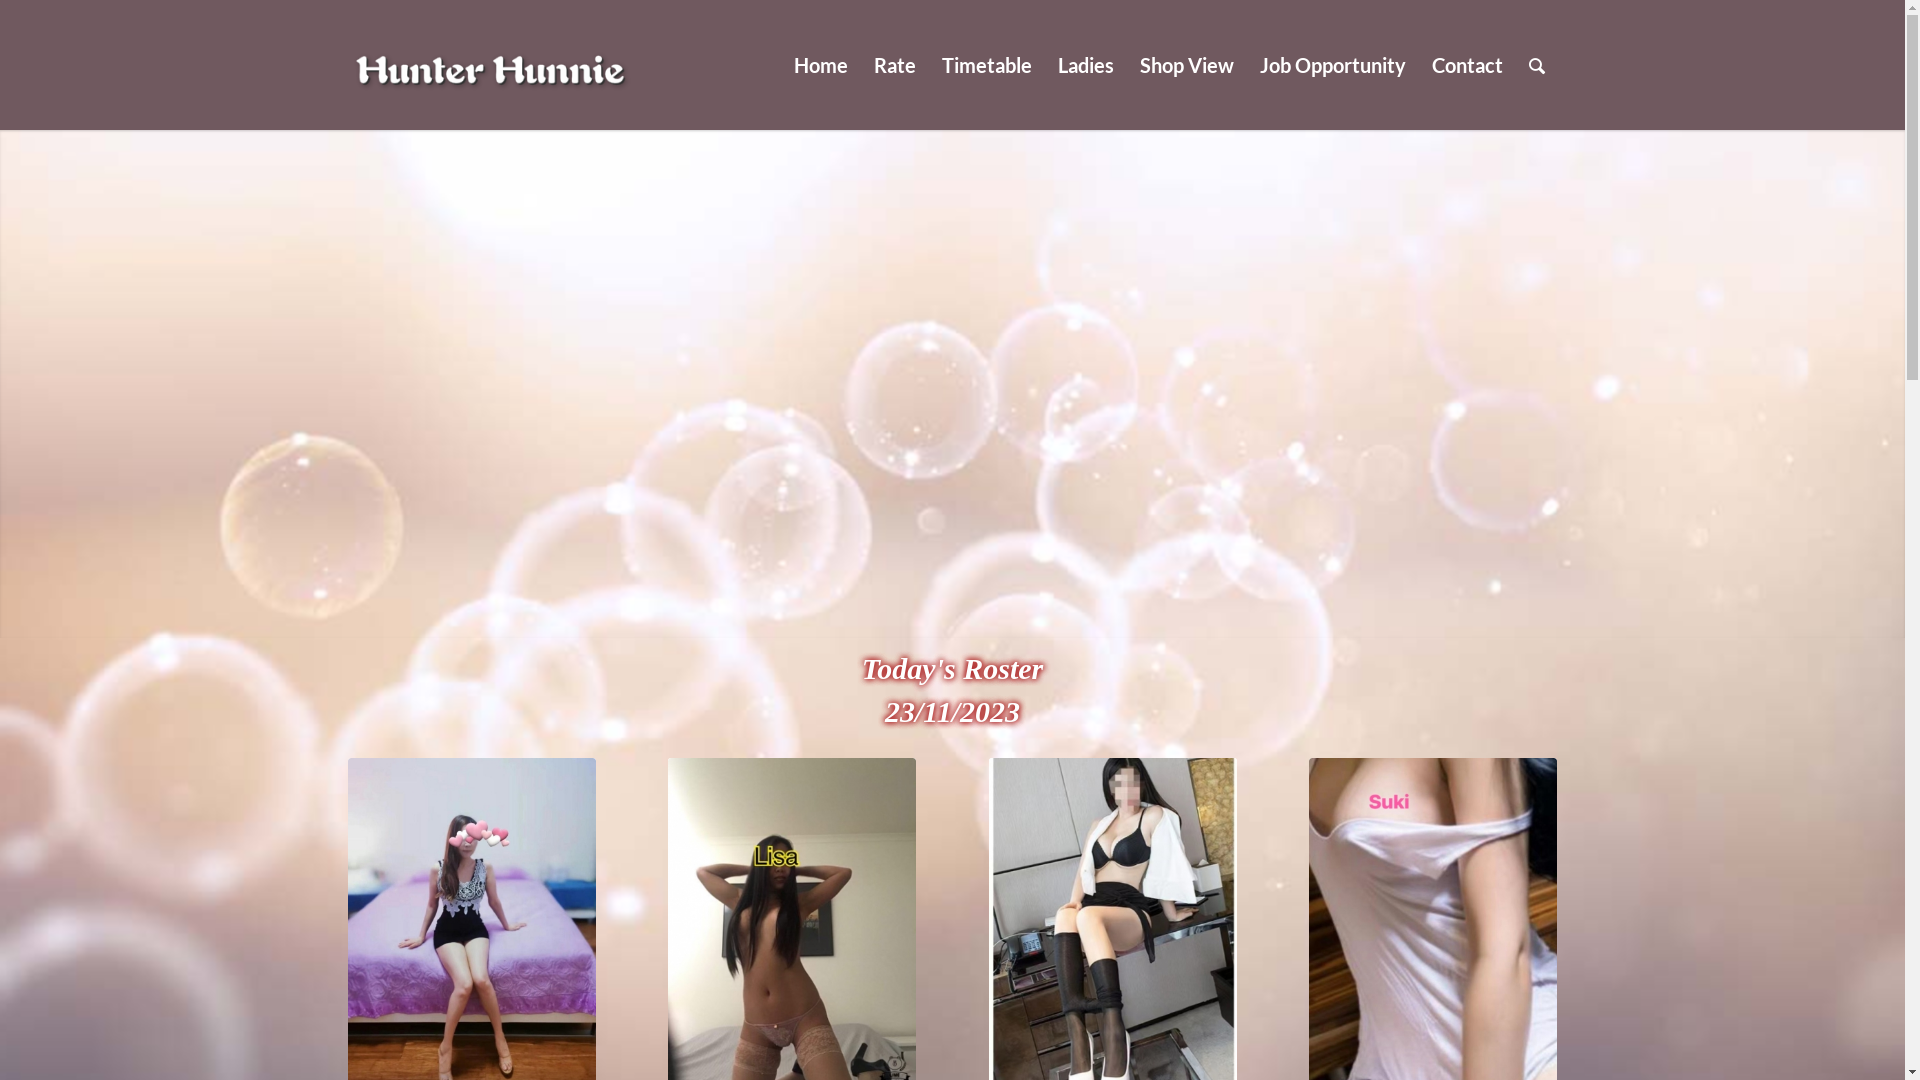 The width and height of the screenshot is (1920, 1080). Describe the element at coordinates (820, 64) in the screenshot. I see `'Home'` at that location.